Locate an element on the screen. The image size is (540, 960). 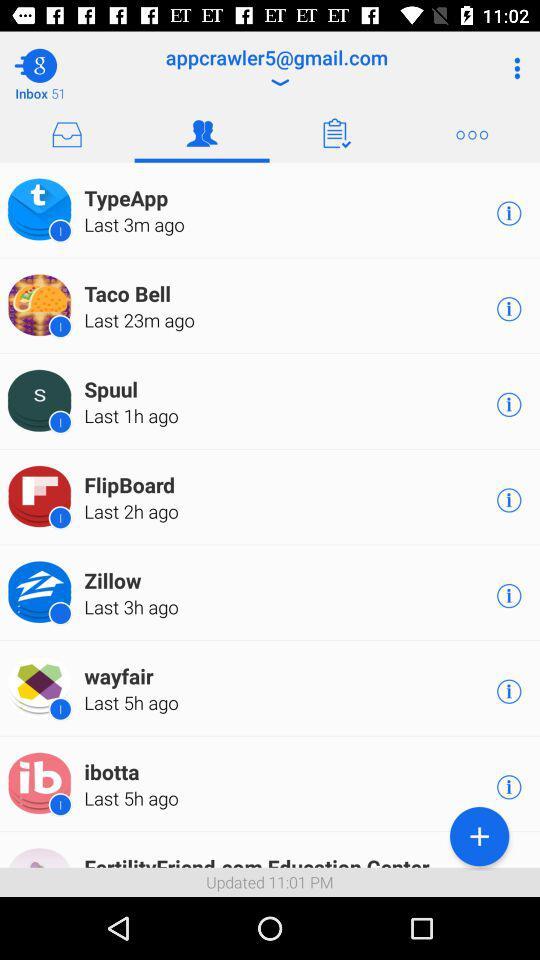
the add icon is located at coordinates (478, 894).